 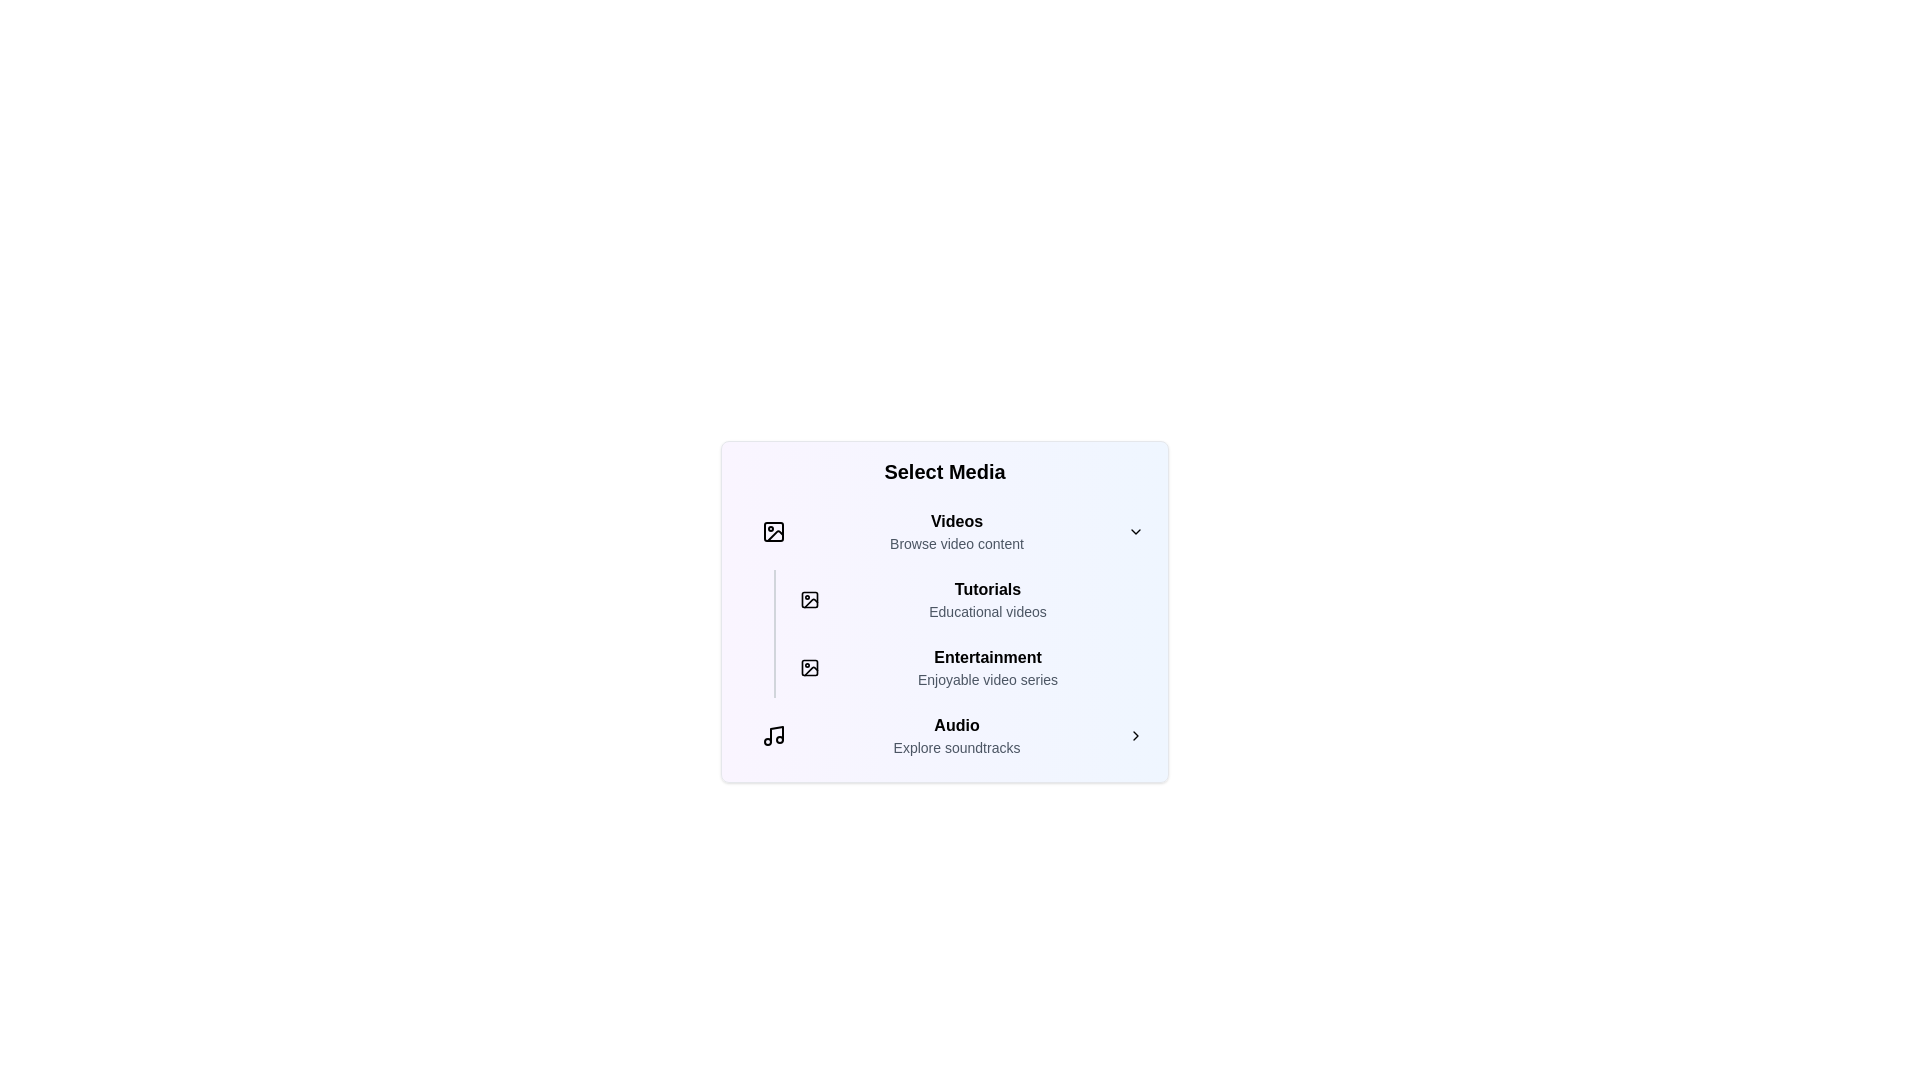 What do you see at coordinates (971, 599) in the screenshot?
I see `the second list item labeled 'Tutorials' in the vertical list` at bounding box center [971, 599].